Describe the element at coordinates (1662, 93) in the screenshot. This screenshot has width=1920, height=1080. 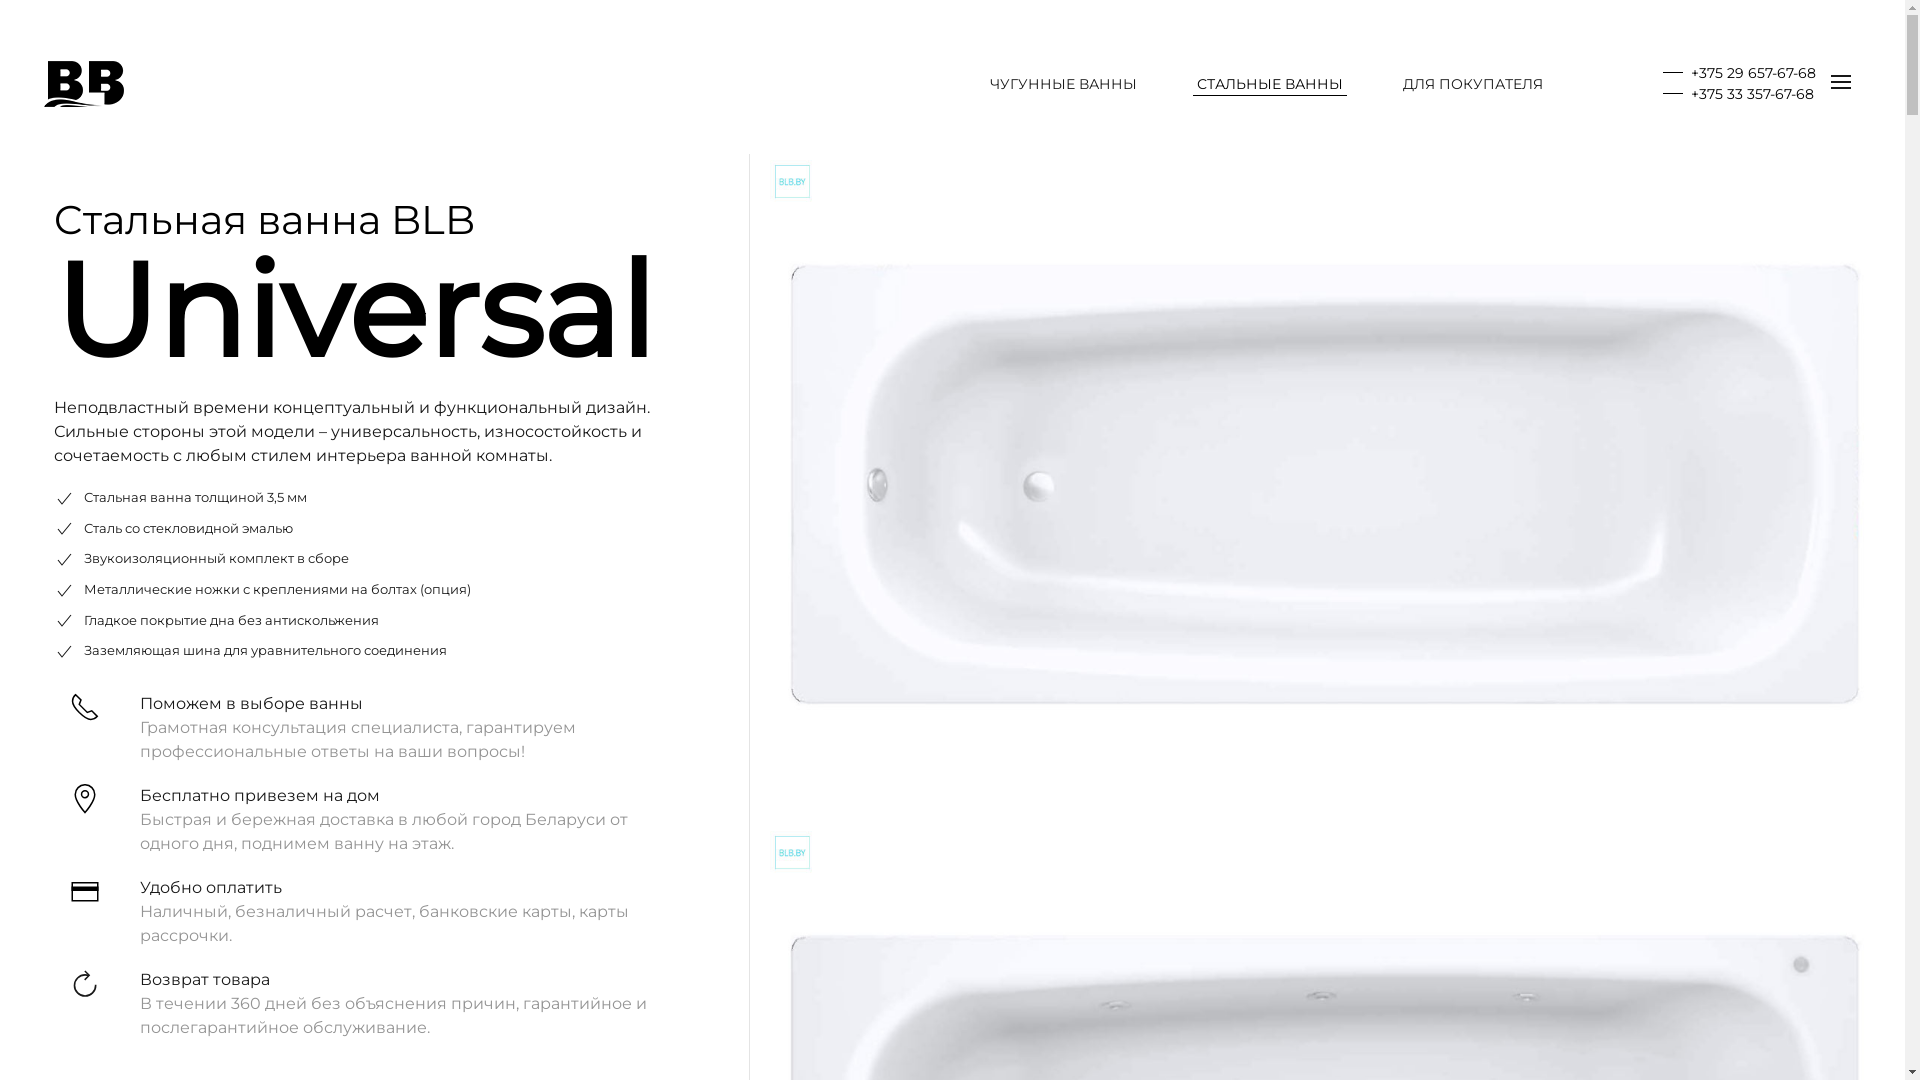
I see `'+375 33 357-67-68'` at that location.